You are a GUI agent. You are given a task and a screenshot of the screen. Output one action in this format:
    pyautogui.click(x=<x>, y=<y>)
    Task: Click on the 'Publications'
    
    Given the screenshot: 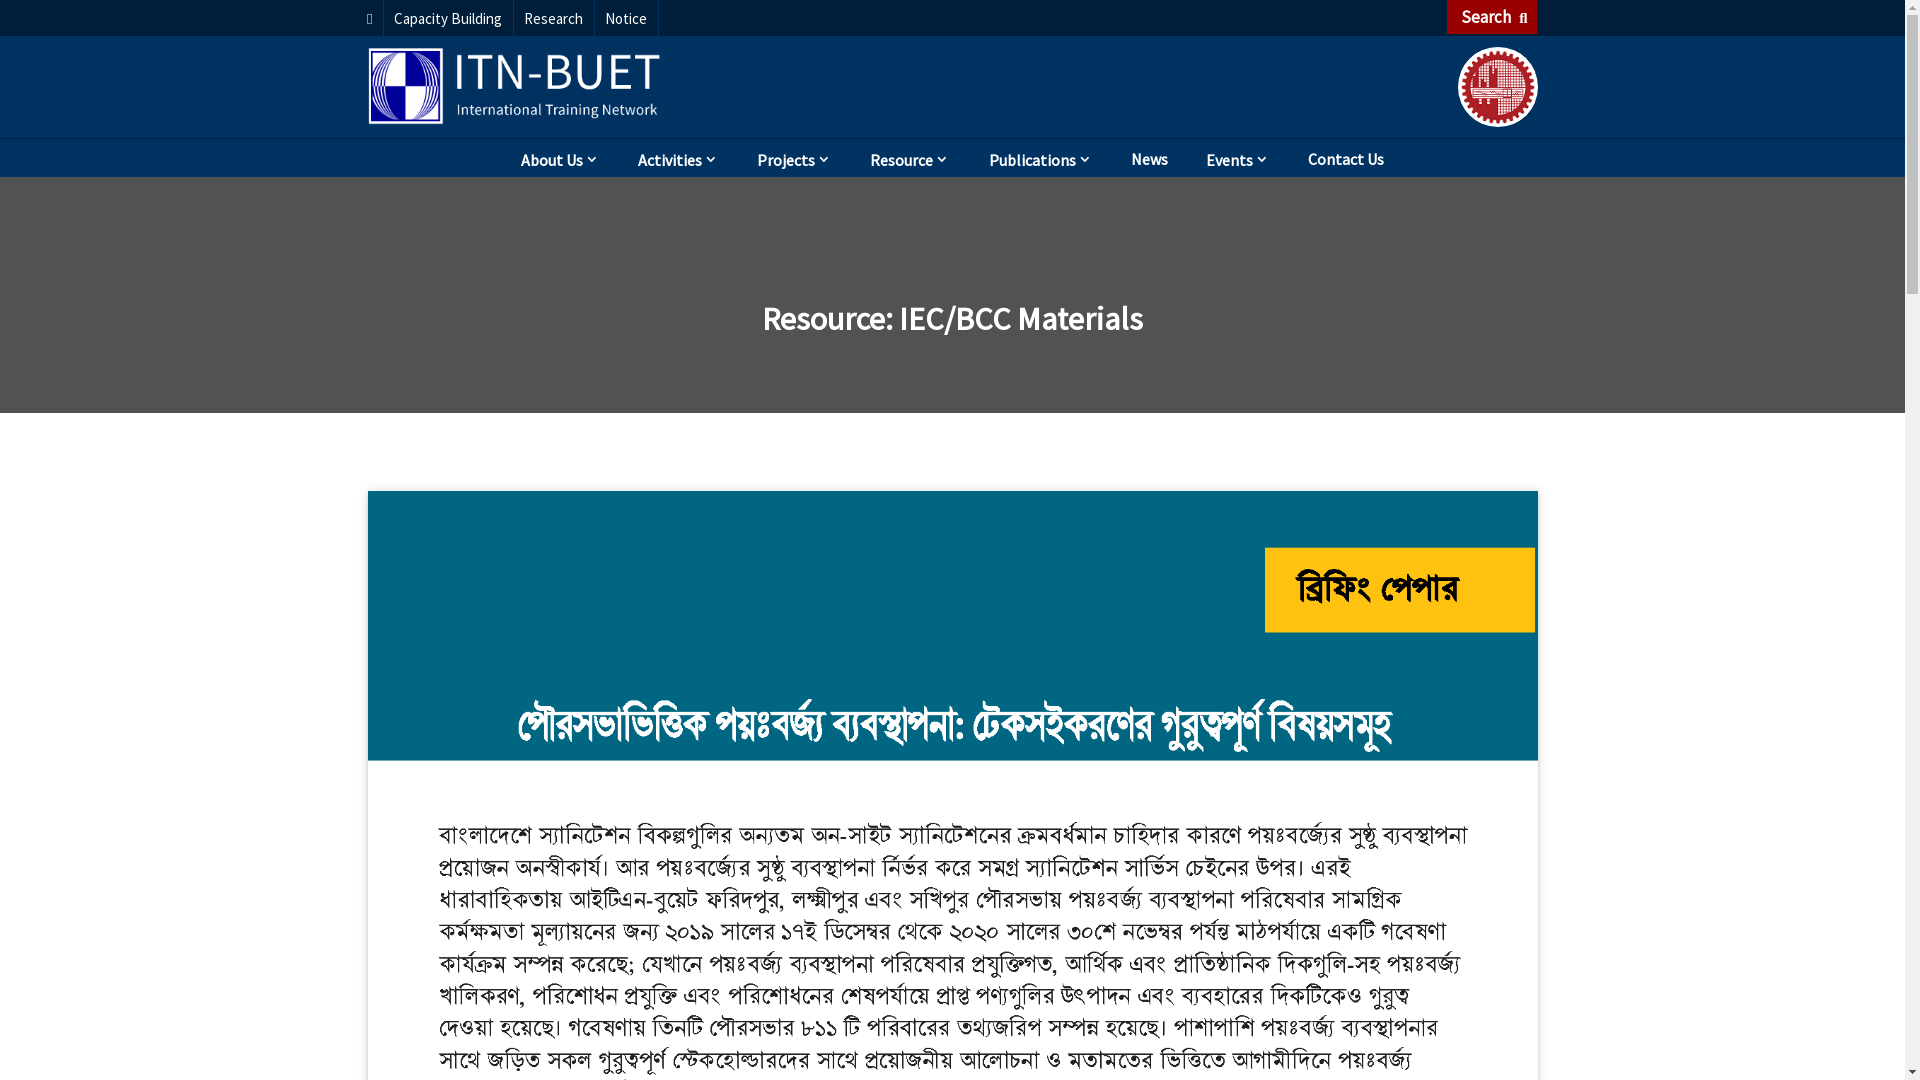 What is the action you would take?
    pyautogui.click(x=969, y=156)
    